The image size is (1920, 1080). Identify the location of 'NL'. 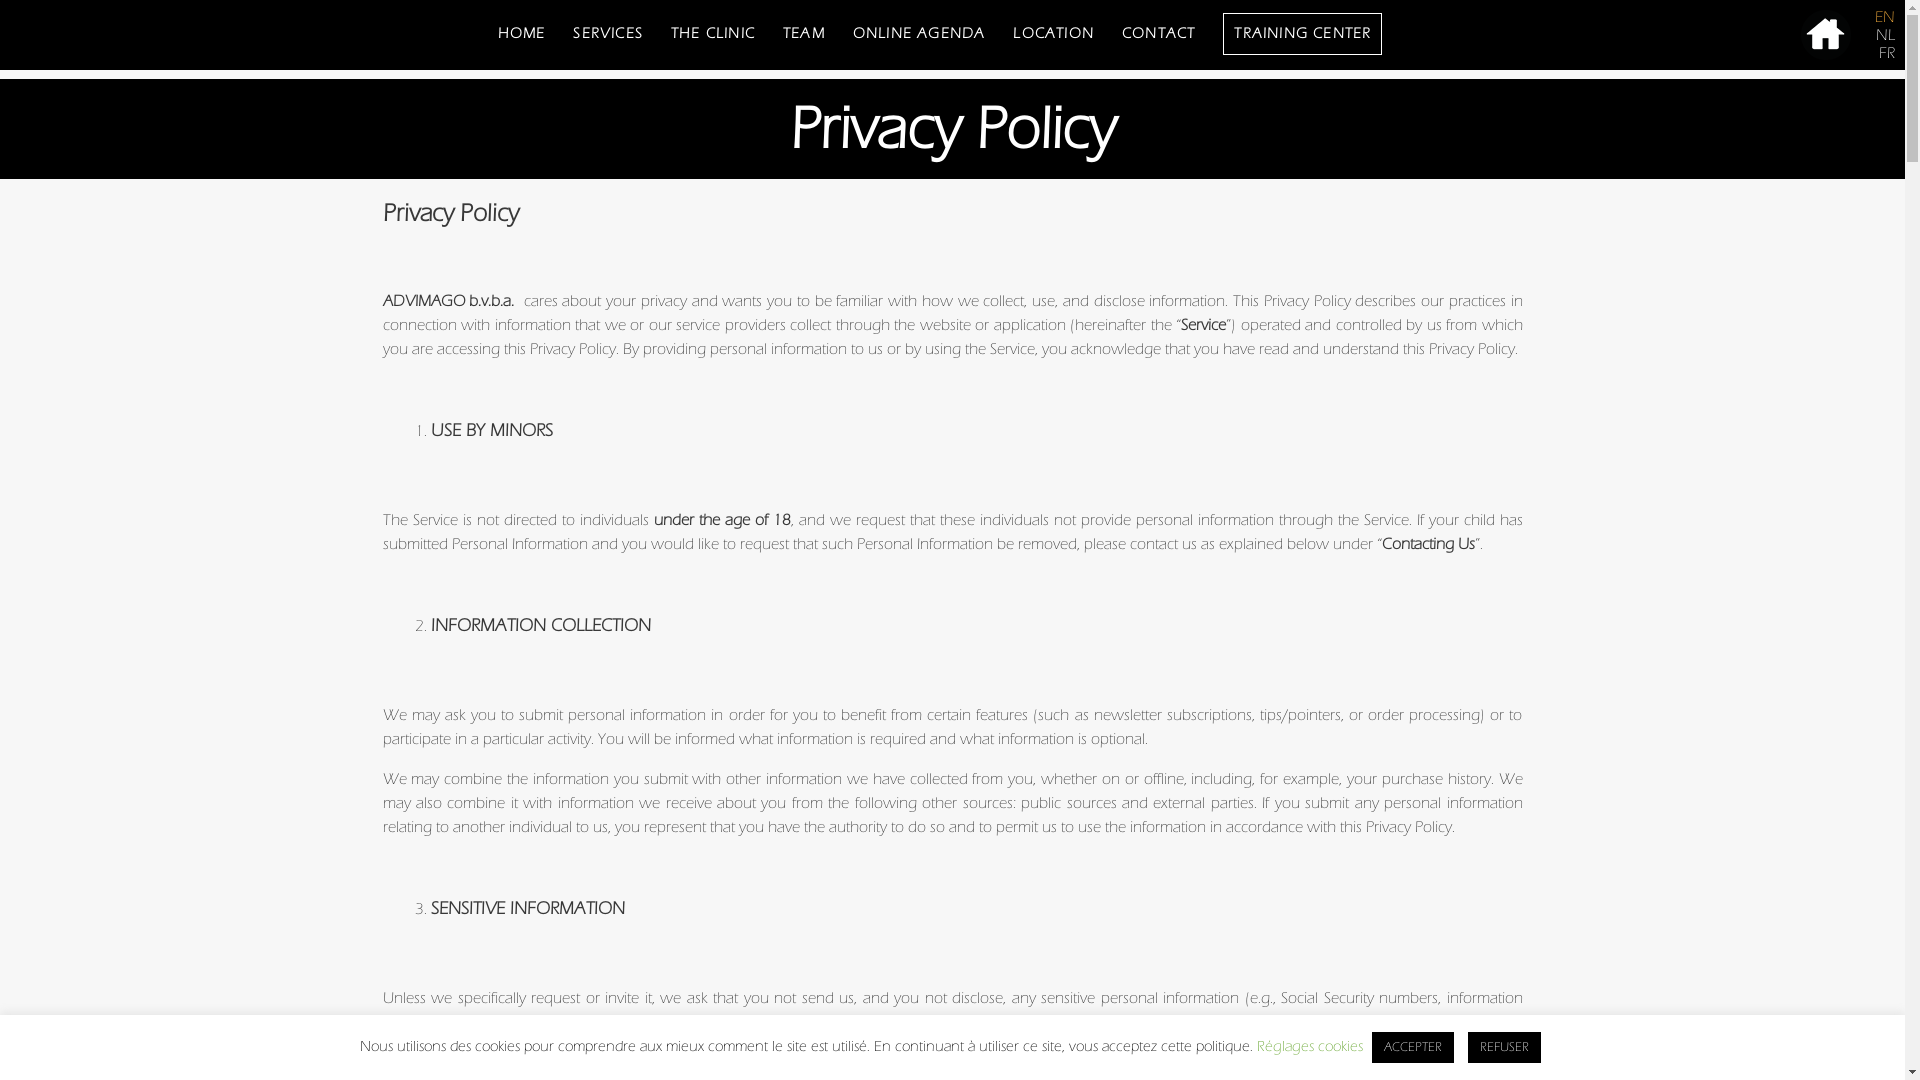
(1884, 34).